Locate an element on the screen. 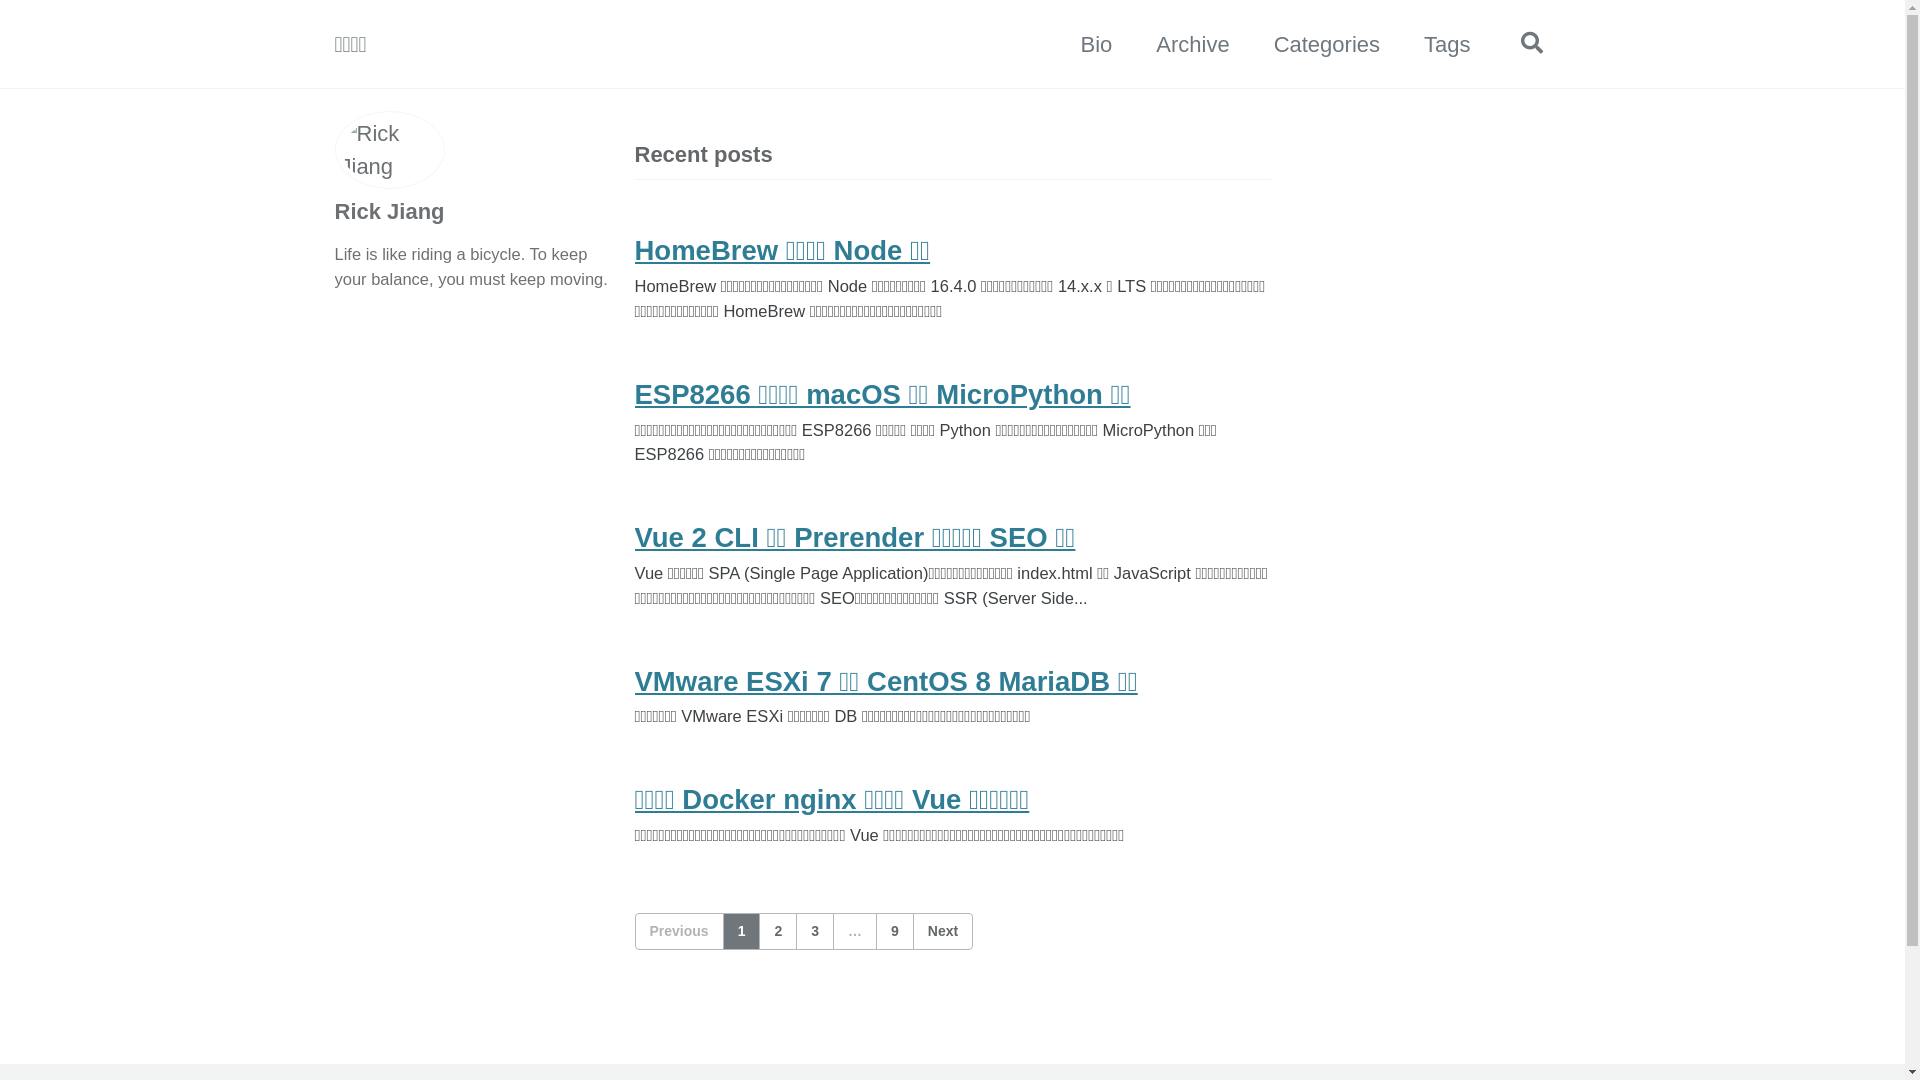  '2' is located at coordinates (776, 931).